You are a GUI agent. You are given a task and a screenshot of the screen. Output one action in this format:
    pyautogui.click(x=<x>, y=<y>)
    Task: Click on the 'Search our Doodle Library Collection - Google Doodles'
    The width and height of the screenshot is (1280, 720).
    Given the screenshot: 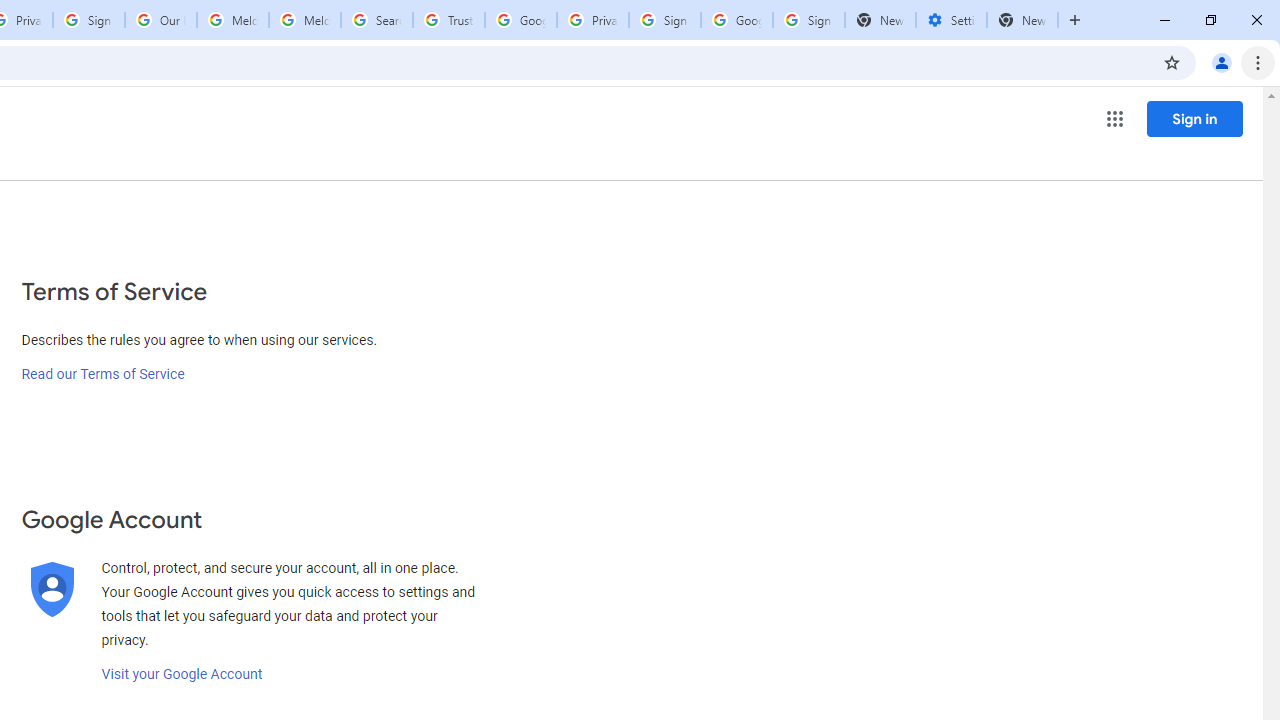 What is the action you would take?
    pyautogui.click(x=376, y=20)
    